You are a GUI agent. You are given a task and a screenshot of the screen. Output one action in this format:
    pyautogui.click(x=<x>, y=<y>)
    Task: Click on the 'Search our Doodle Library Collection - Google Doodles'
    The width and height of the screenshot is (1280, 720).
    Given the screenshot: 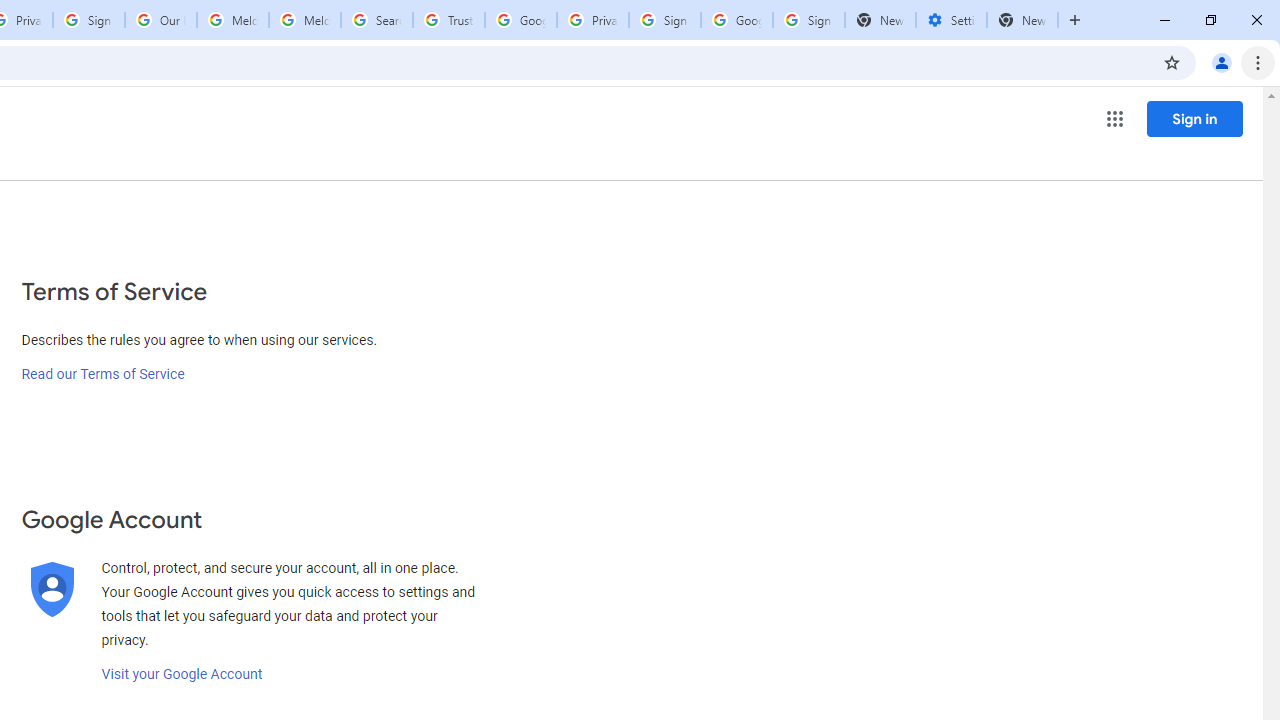 What is the action you would take?
    pyautogui.click(x=376, y=20)
    